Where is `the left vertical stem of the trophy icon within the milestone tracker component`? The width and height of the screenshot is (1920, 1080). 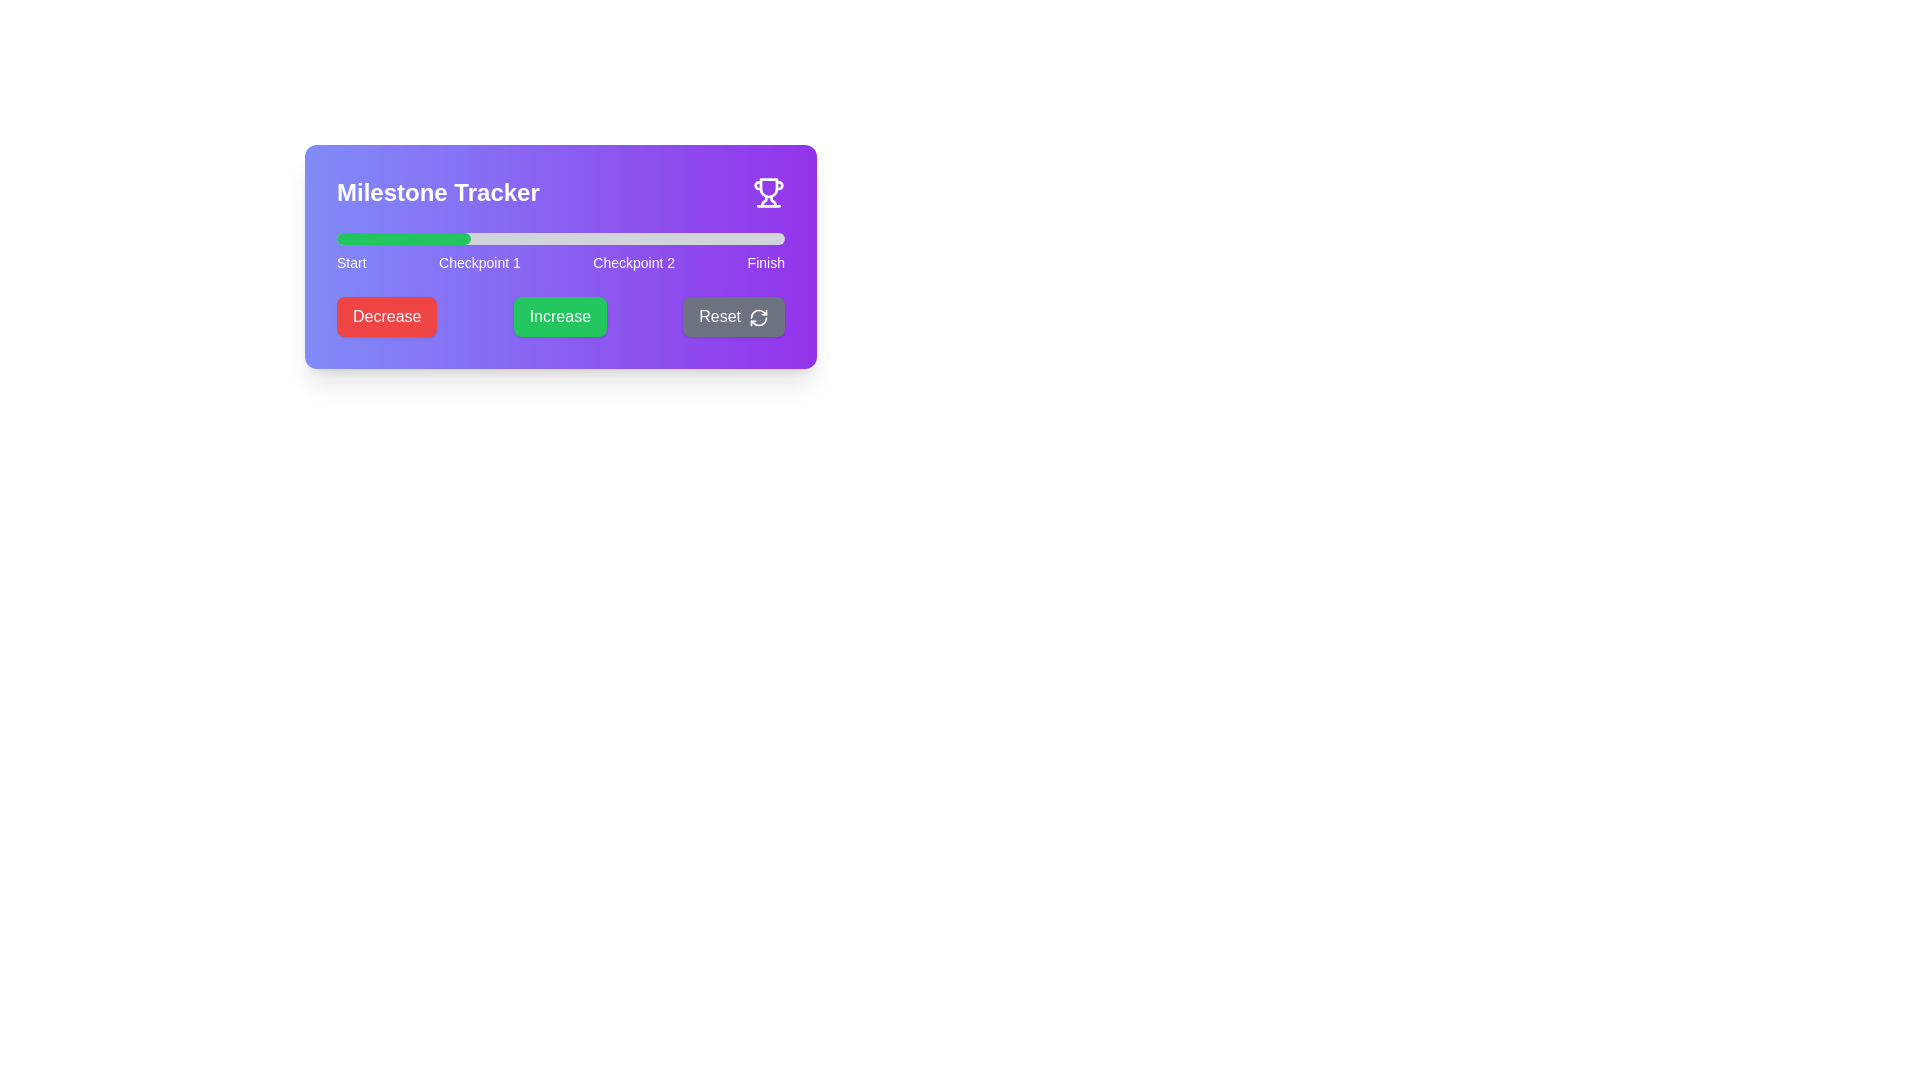 the left vertical stem of the trophy icon within the milestone tracker component is located at coordinates (763, 201).